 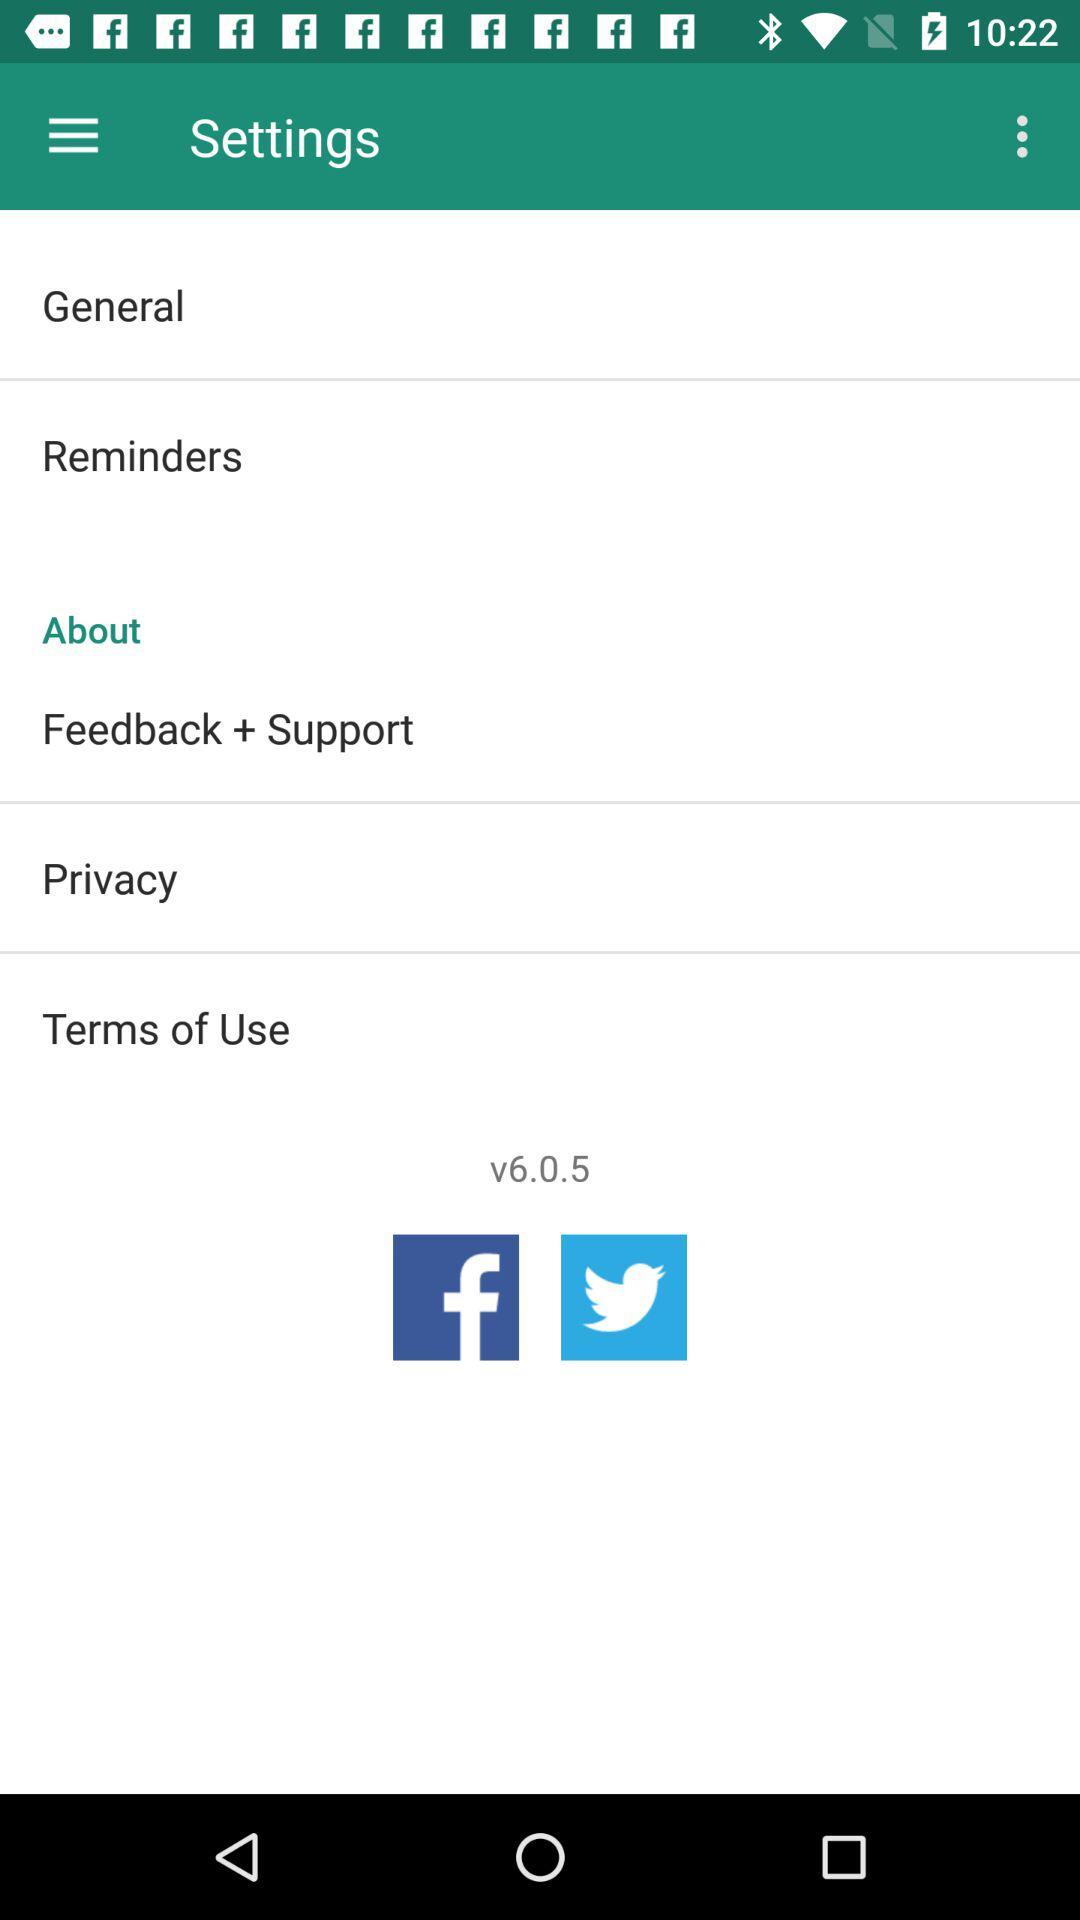 What do you see at coordinates (540, 1027) in the screenshot?
I see `terms of use icon` at bounding box center [540, 1027].